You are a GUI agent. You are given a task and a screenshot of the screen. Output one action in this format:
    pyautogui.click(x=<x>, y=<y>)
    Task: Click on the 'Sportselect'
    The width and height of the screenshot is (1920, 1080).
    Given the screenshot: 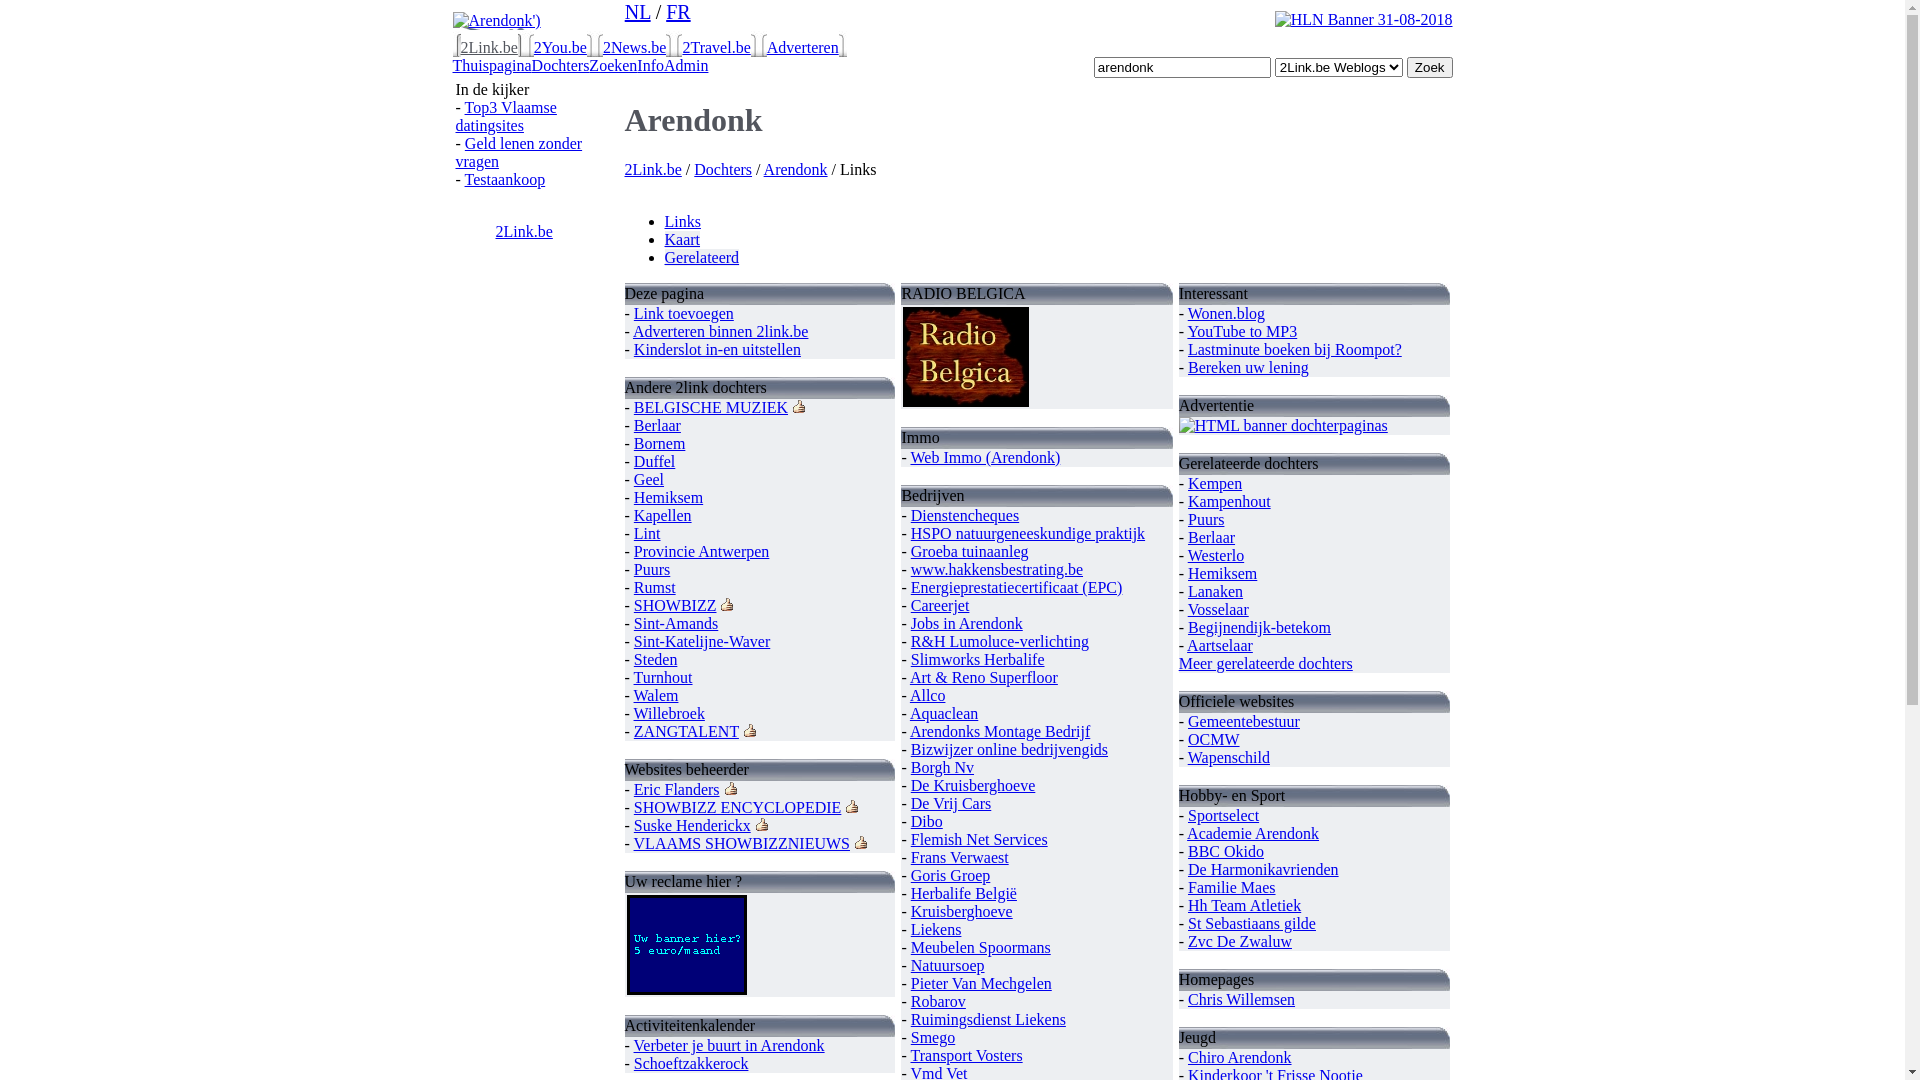 What is the action you would take?
    pyautogui.click(x=1222, y=815)
    